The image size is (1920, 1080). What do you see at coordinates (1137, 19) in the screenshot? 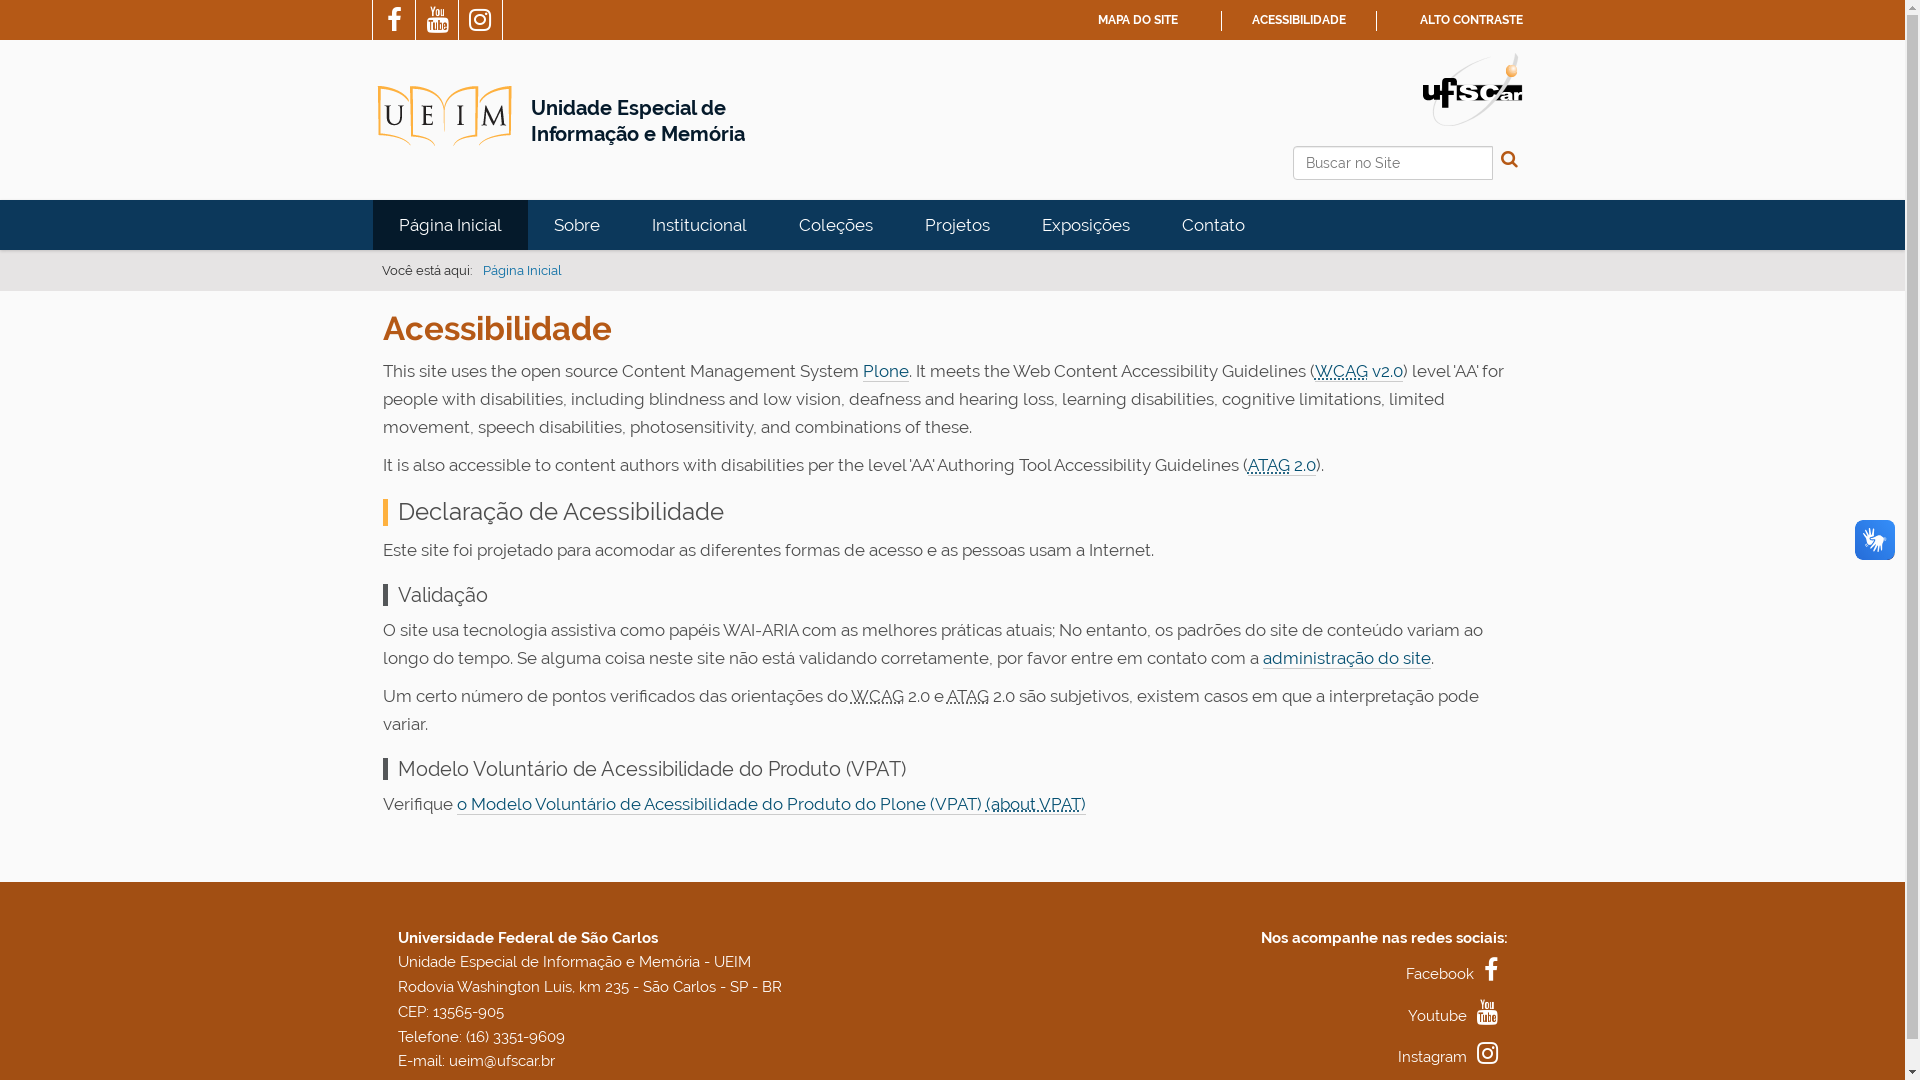
I see `'MAPA DO SITE'` at bounding box center [1137, 19].